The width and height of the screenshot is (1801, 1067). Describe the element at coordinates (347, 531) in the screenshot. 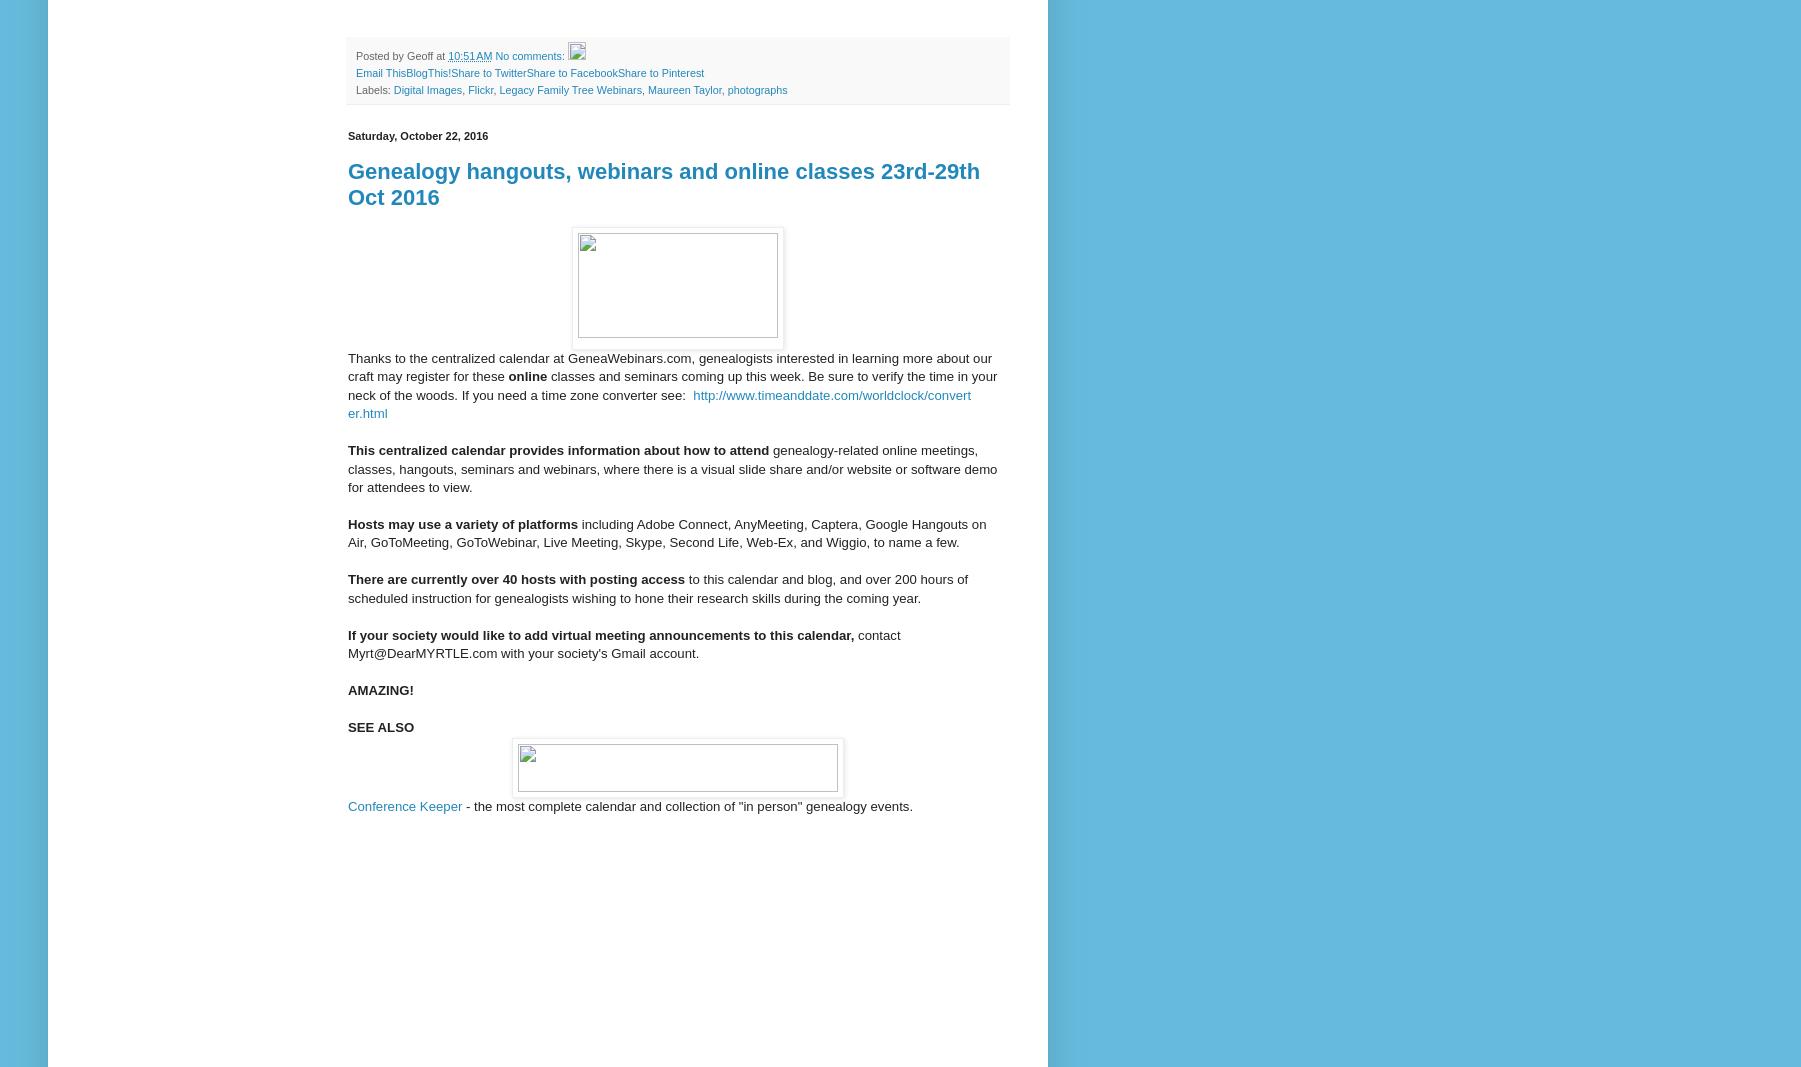

I see `'including Adobe Connect, AnyMeeting, Captera, Google Hangouts on Air, GoToMeeting, GoToWebinar, Live Meeting, Skype, Second'` at that location.